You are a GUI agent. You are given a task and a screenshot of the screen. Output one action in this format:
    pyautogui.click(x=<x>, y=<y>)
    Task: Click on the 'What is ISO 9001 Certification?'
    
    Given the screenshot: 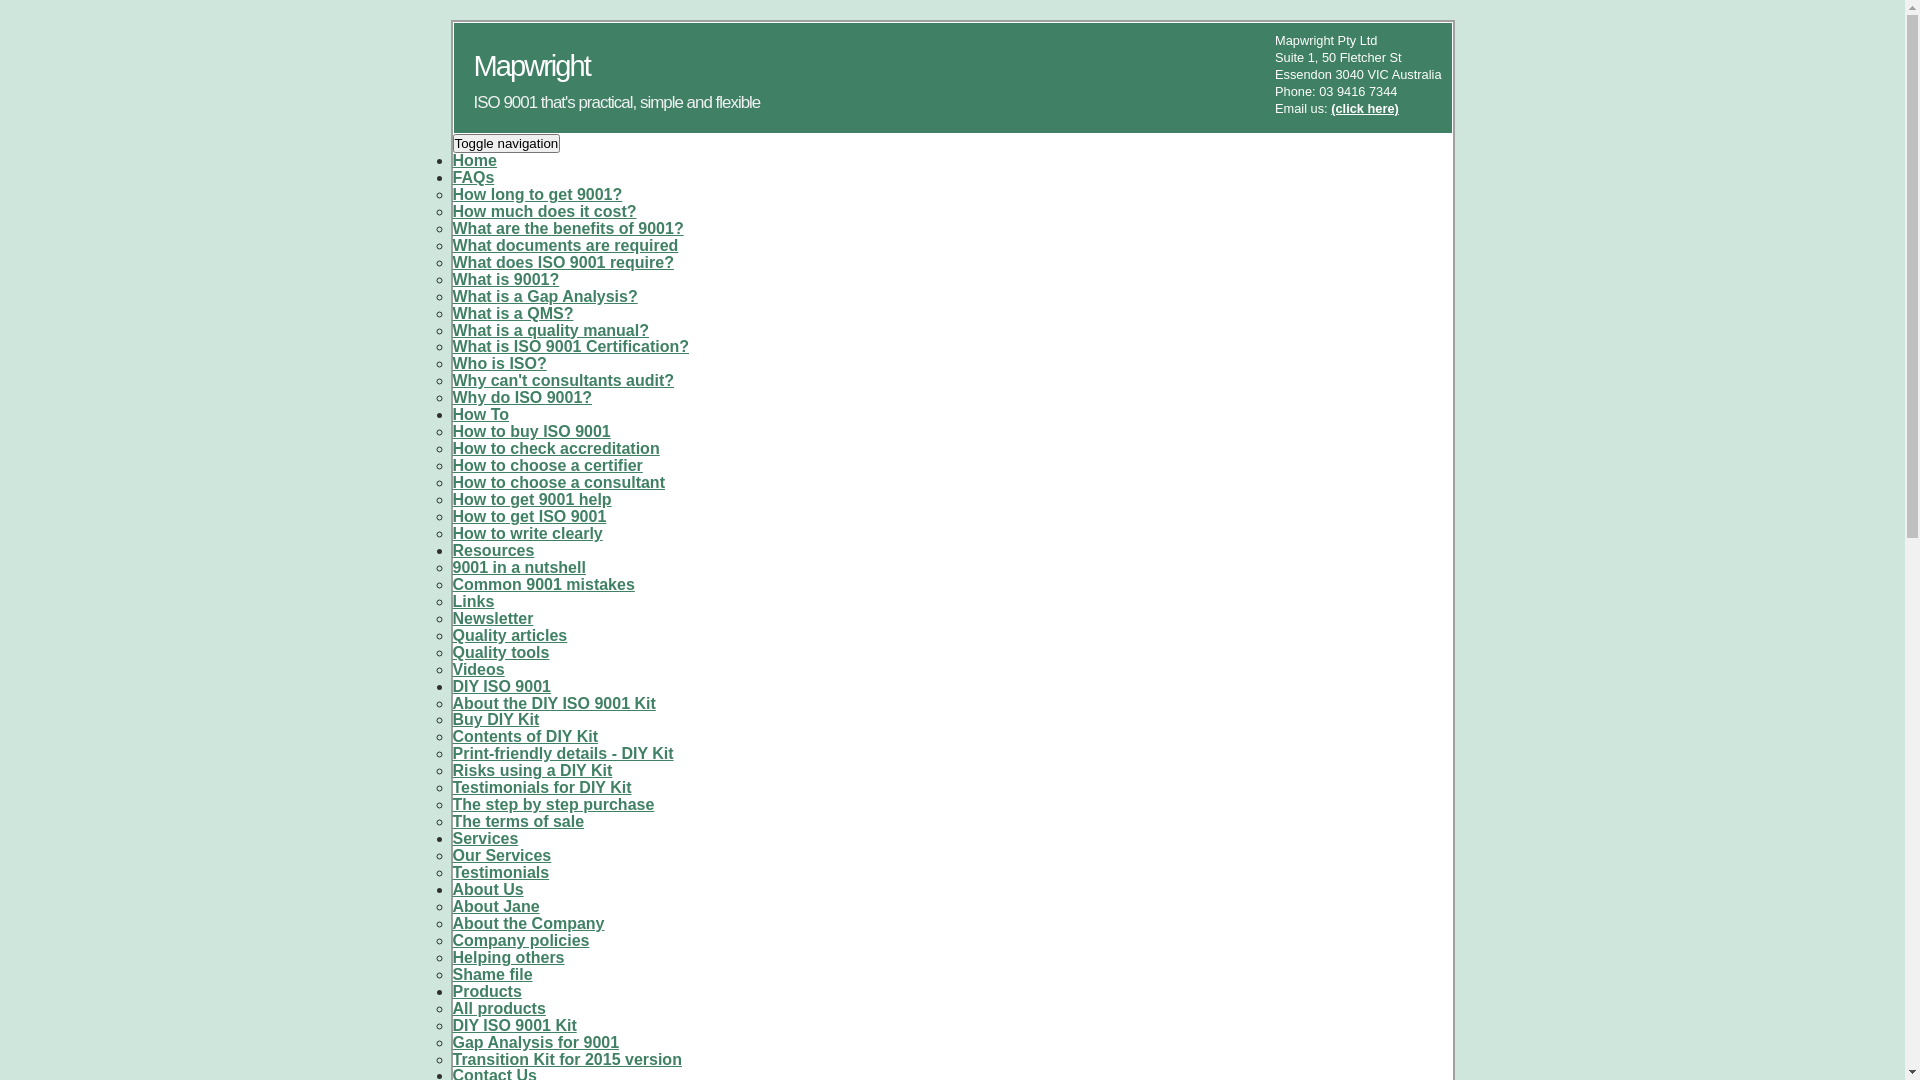 What is the action you would take?
    pyautogui.click(x=569, y=345)
    